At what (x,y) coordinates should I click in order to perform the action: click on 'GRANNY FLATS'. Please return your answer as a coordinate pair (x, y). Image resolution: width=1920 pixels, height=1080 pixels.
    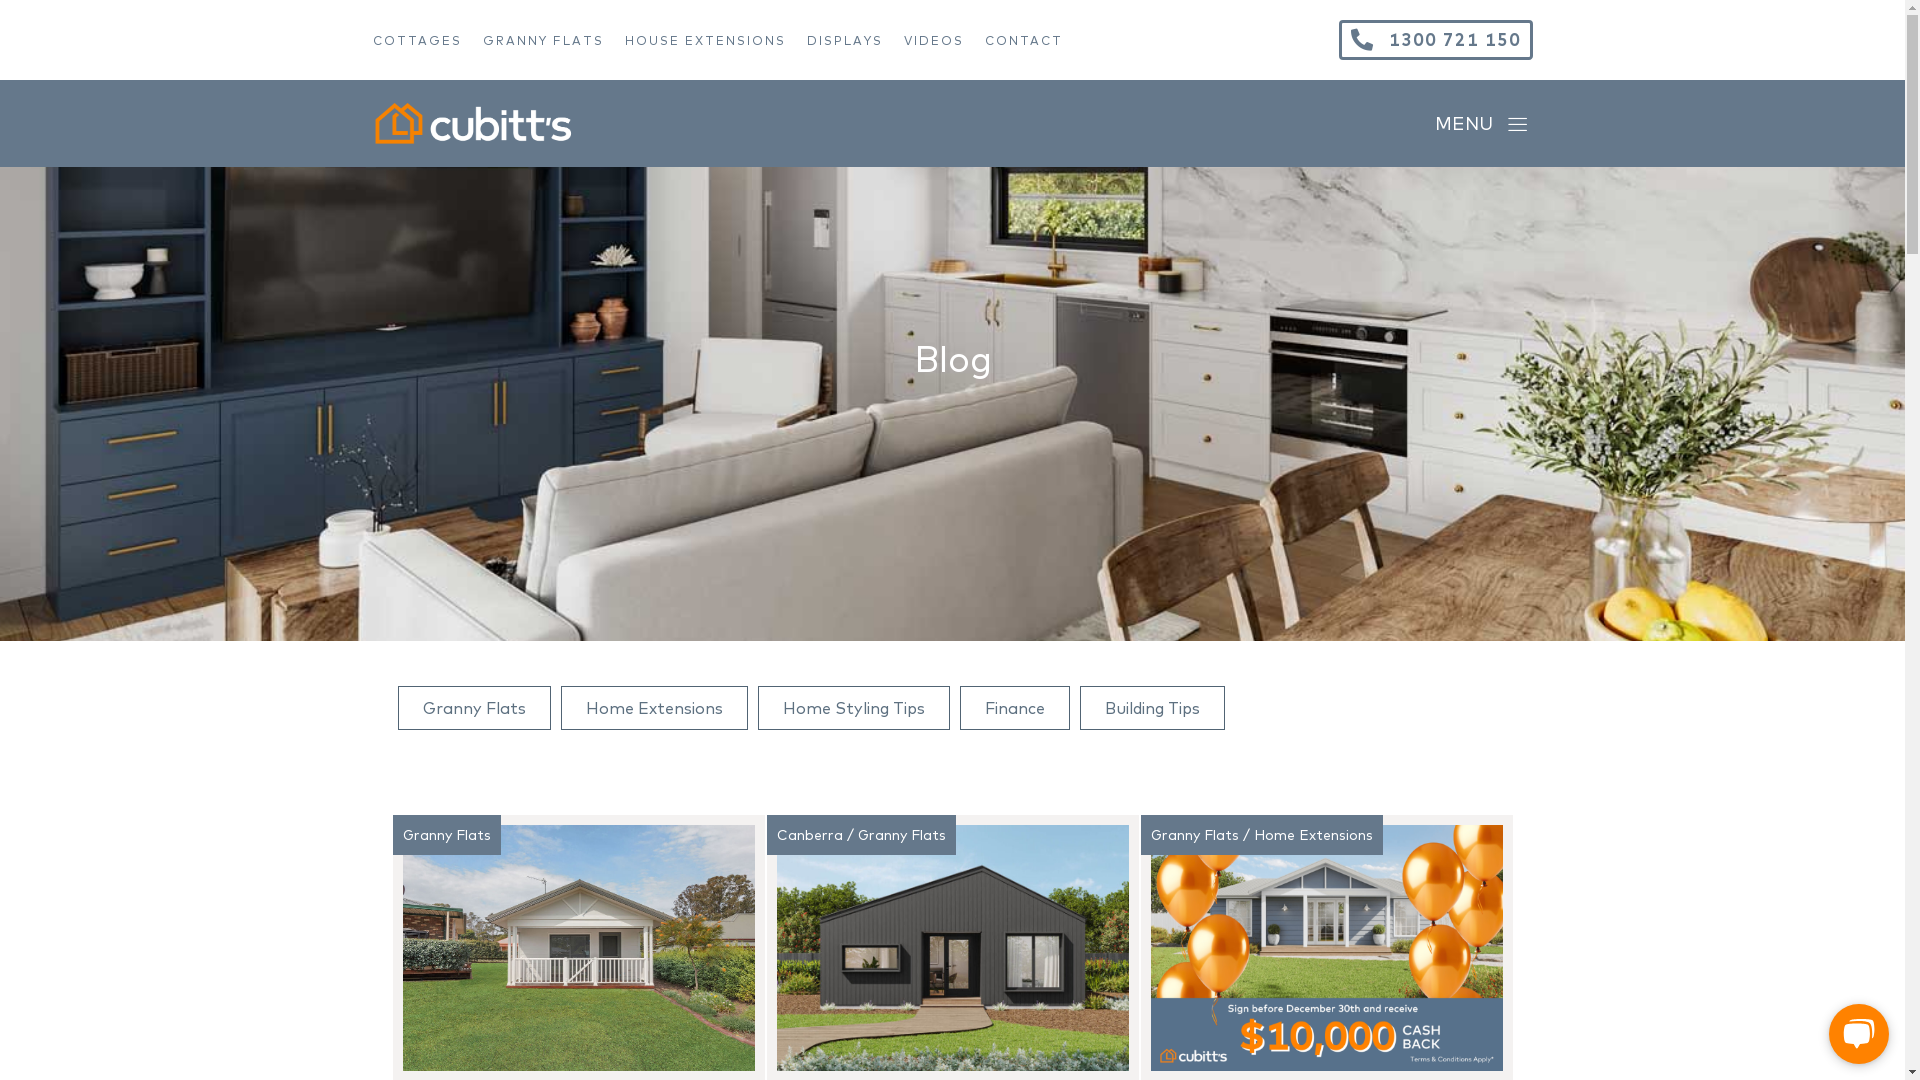
    Looking at the image, I should click on (481, 40).